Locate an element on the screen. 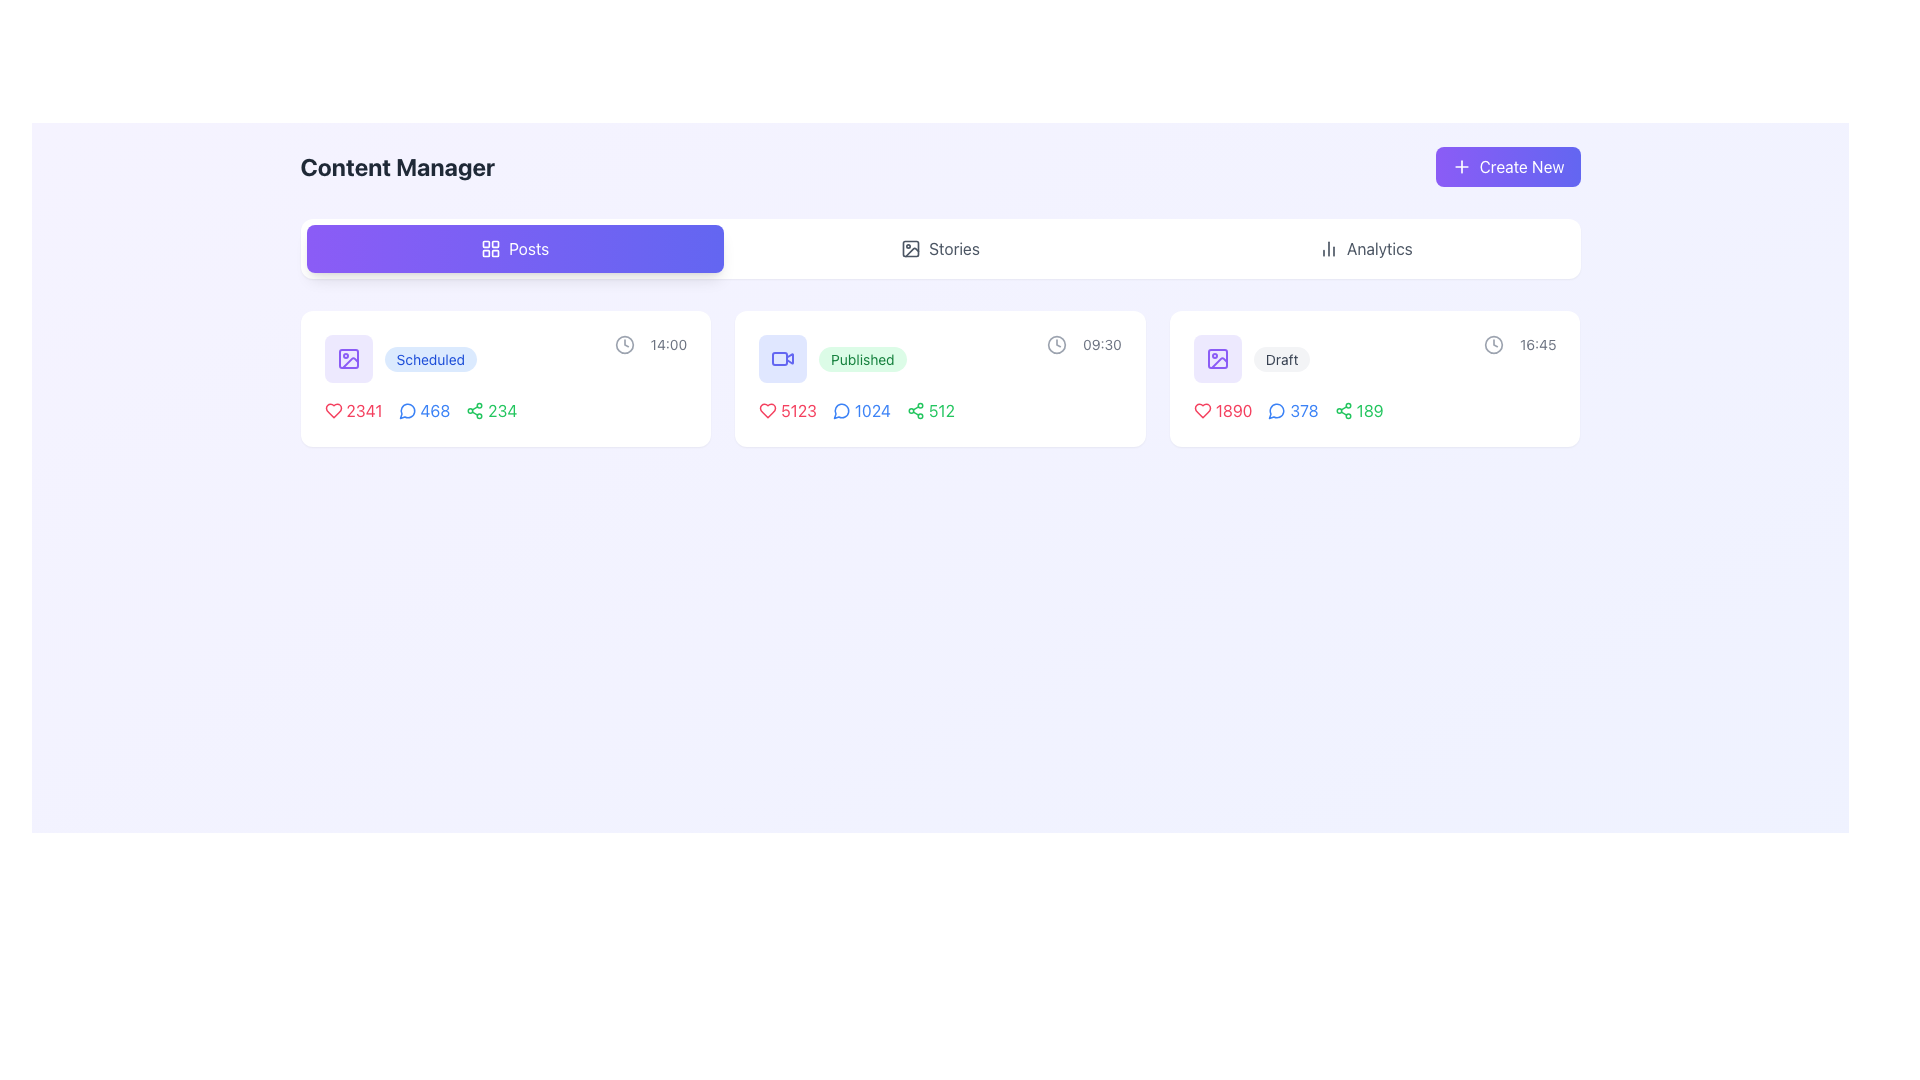 Image resolution: width=1920 pixels, height=1080 pixels. the Status label displaying 'Published' with green text on a light green rounded background, located in the second card under the 'Posts' tab is located at coordinates (862, 357).